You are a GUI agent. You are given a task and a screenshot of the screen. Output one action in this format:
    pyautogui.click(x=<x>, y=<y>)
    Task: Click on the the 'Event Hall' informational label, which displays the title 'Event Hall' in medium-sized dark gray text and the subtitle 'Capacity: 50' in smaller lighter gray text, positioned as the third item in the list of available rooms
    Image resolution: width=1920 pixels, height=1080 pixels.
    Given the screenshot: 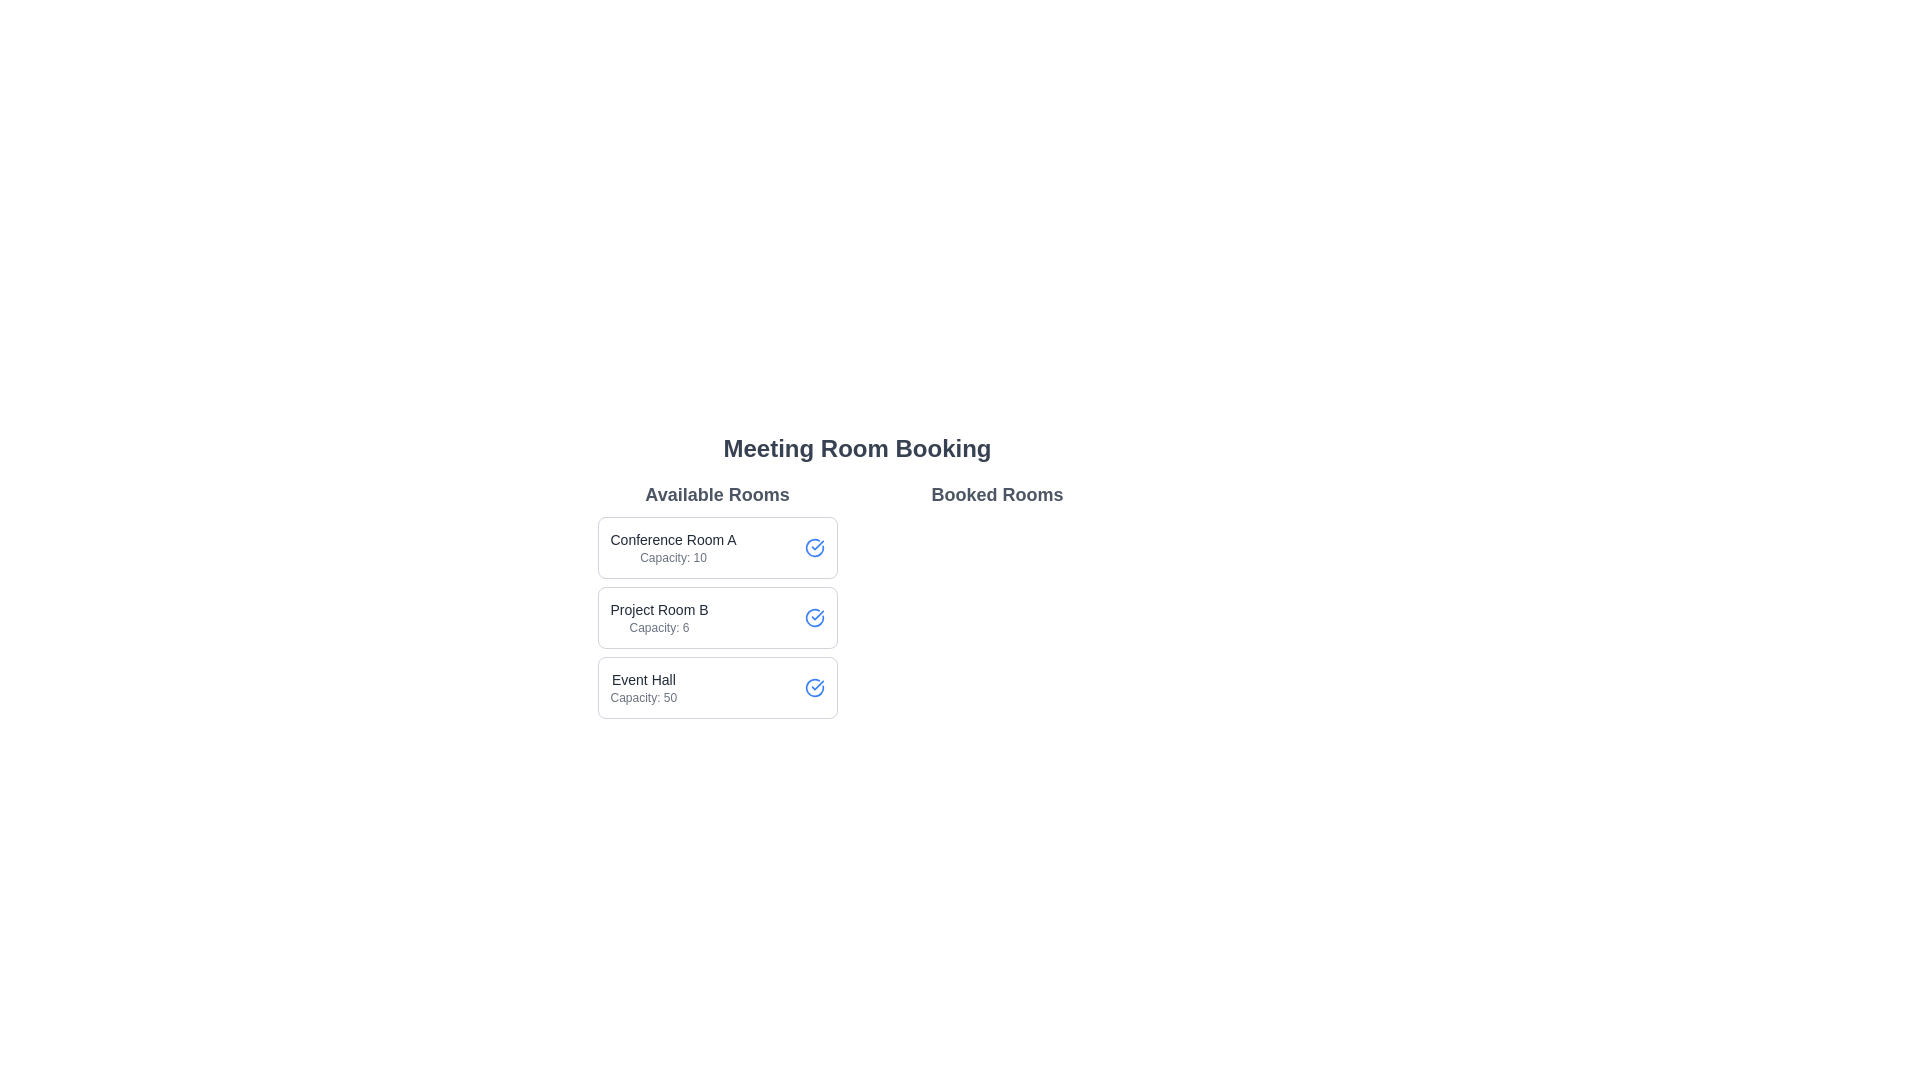 What is the action you would take?
    pyautogui.click(x=643, y=686)
    